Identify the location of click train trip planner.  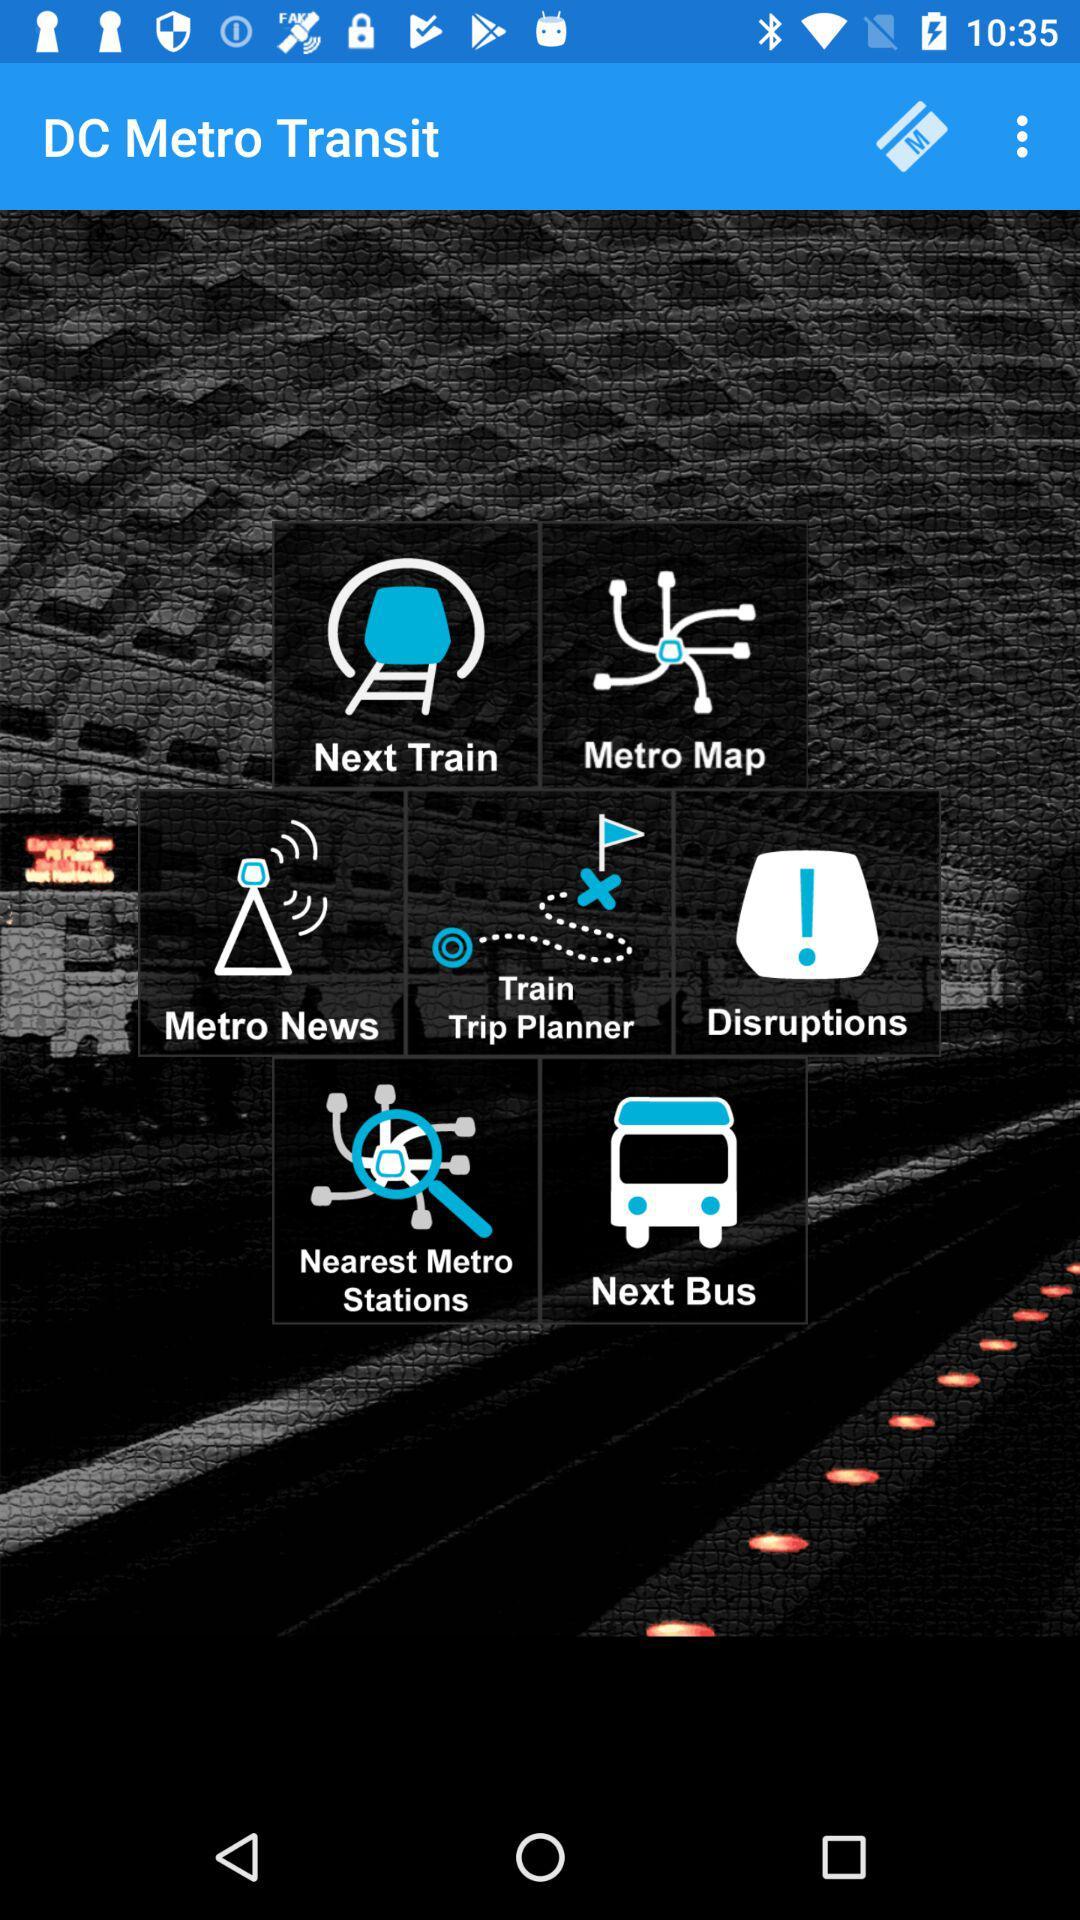
(538, 921).